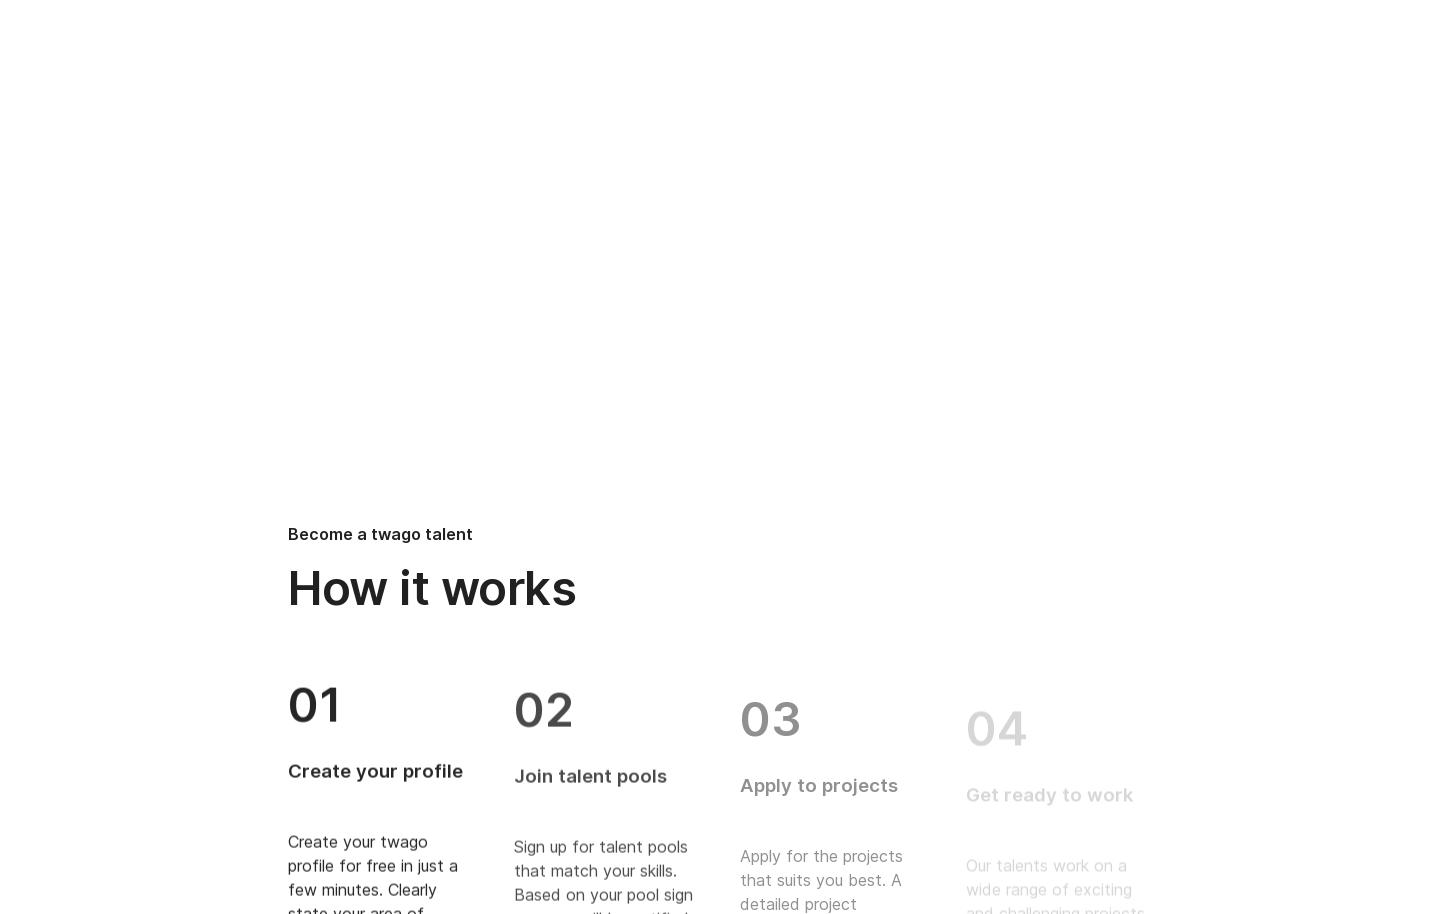  Describe the element at coordinates (769, 702) in the screenshot. I see `'03'` at that location.